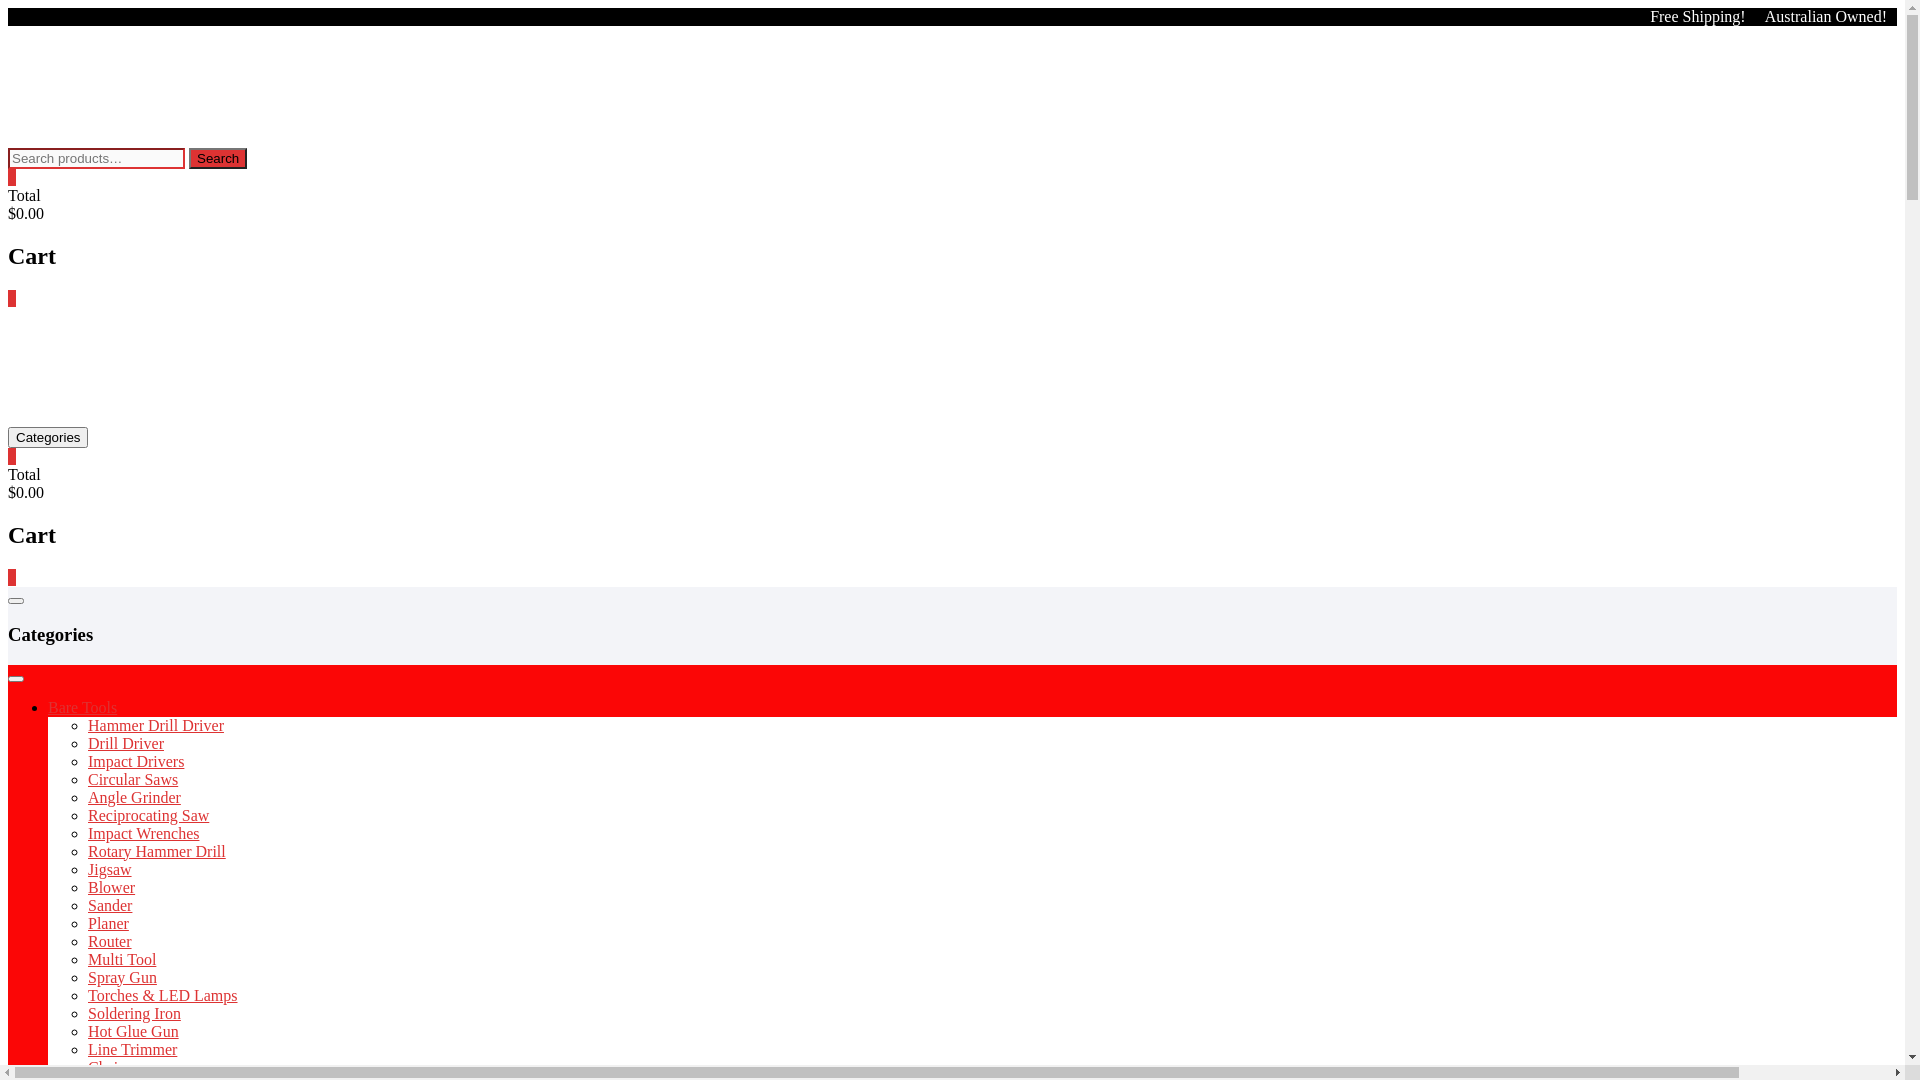 The height and width of the screenshot is (1080, 1920). What do you see at coordinates (155, 725) in the screenshot?
I see `'Hammer Drill Driver'` at bounding box center [155, 725].